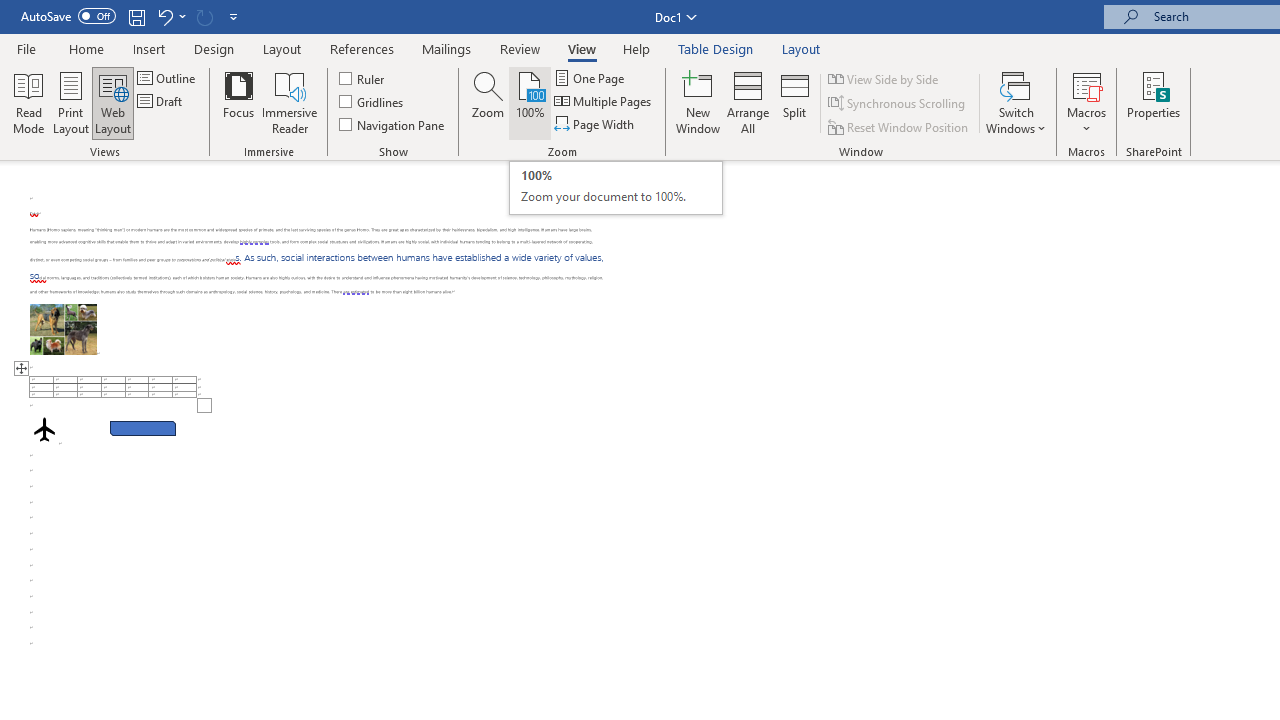  What do you see at coordinates (884, 78) in the screenshot?
I see `'View Side by Side'` at bounding box center [884, 78].